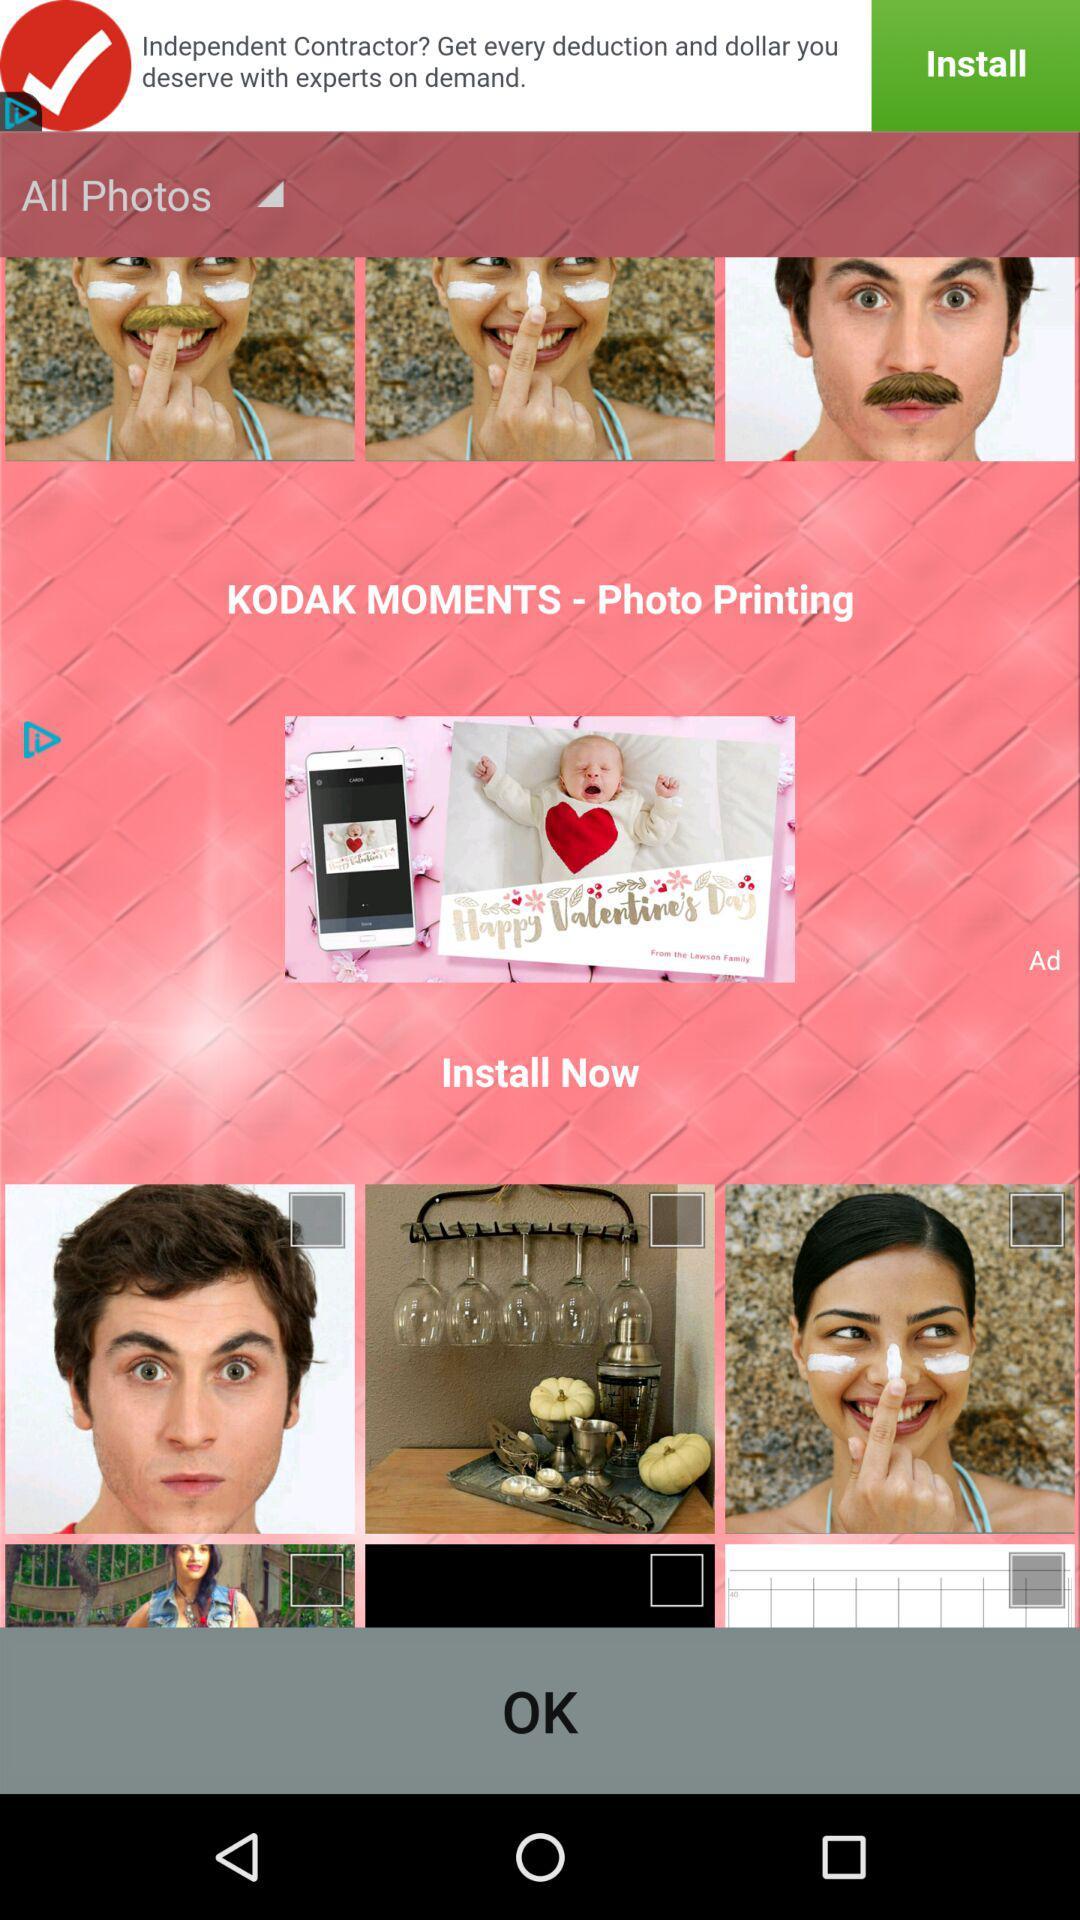  What do you see at coordinates (540, 849) in the screenshot?
I see `icon above the install now` at bounding box center [540, 849].